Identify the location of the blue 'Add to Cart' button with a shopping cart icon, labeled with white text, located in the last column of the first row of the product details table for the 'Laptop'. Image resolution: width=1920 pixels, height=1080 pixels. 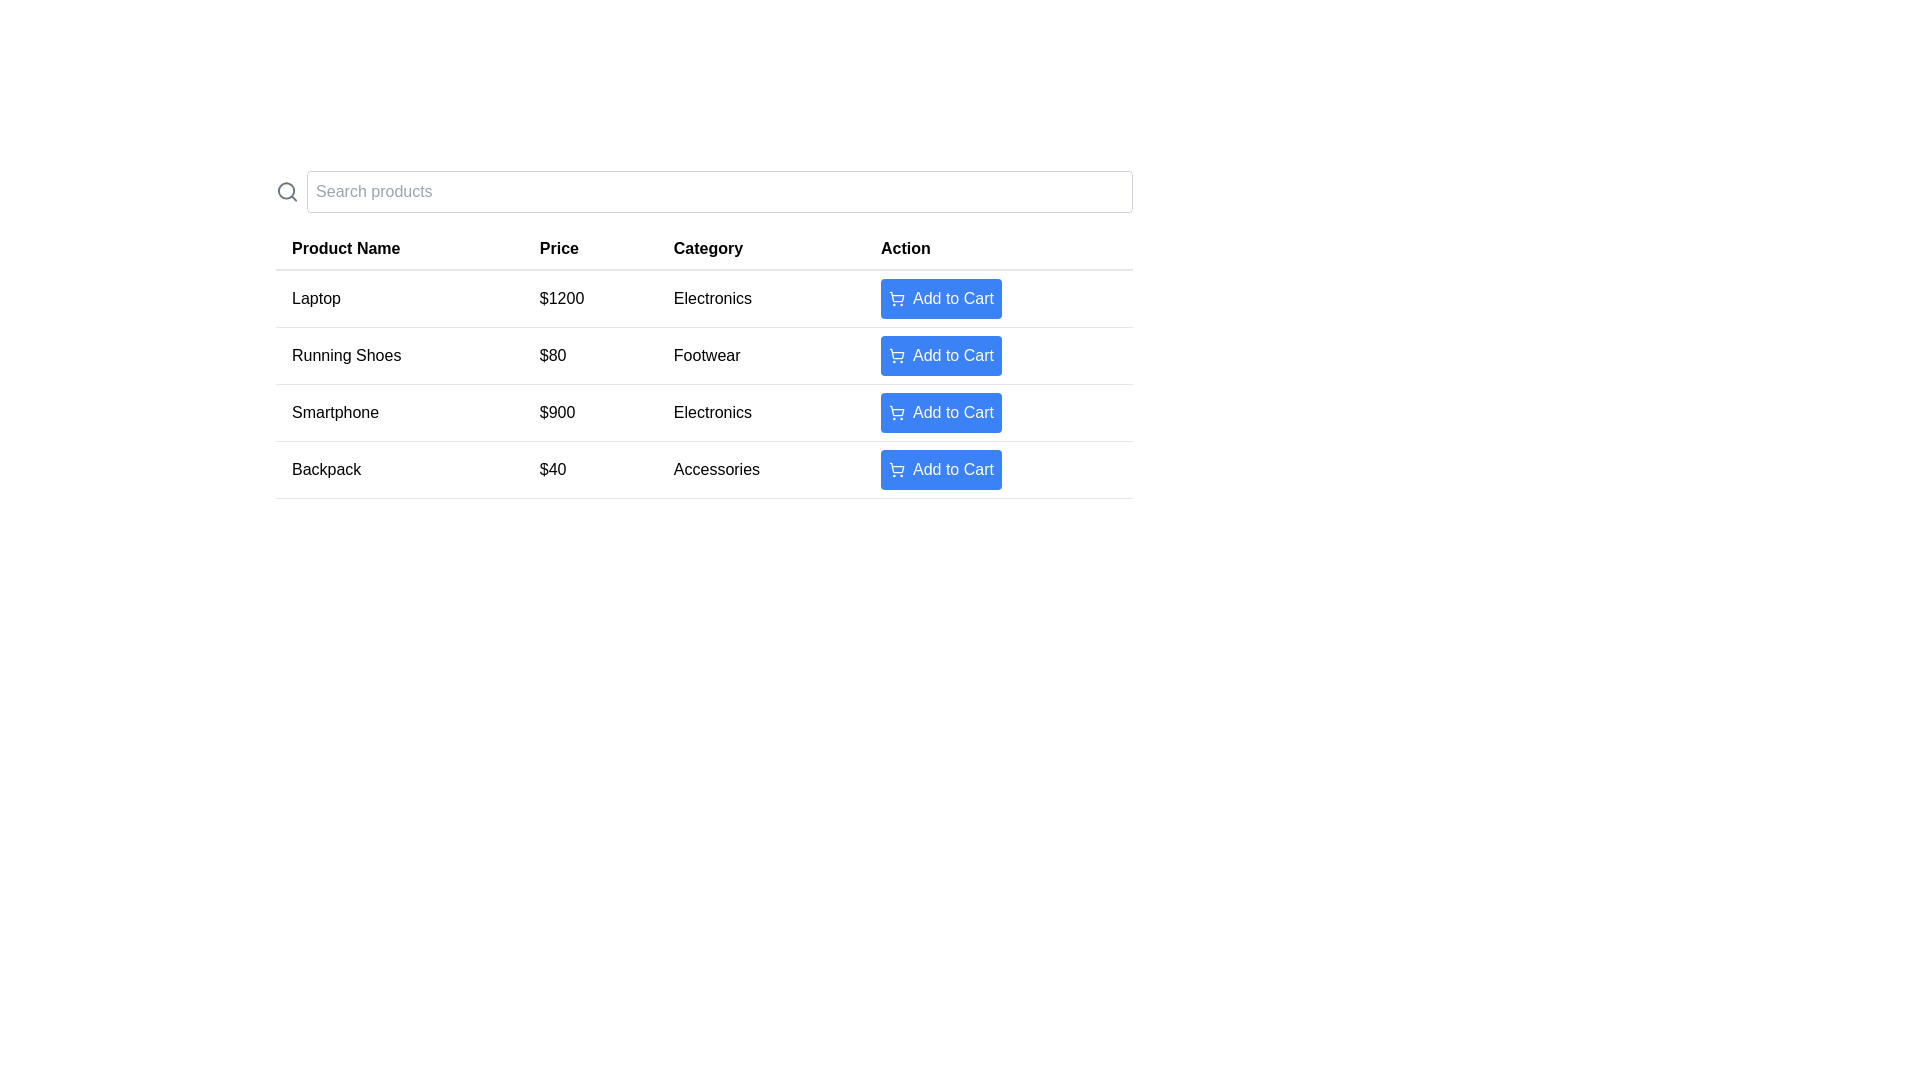
(998, 298).